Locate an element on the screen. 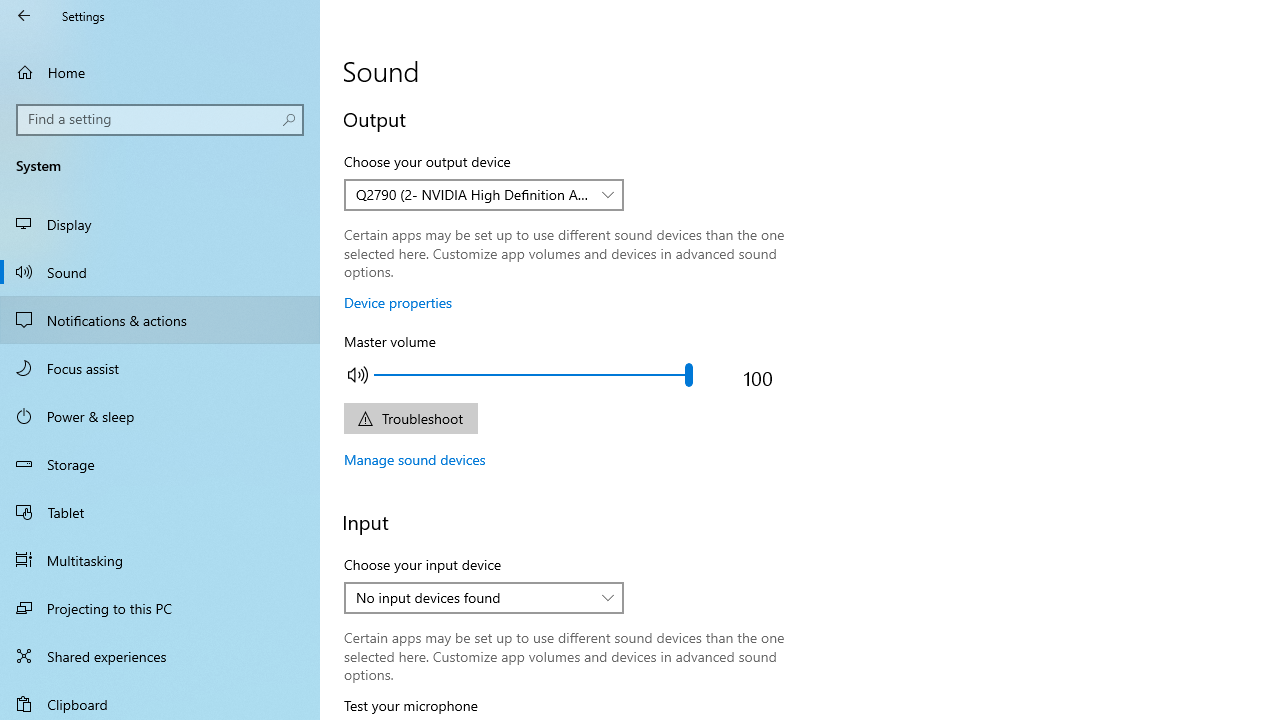  'Q2790 (2- NVIDIA High Definition Audio)' is located at coordinates (472, 194).